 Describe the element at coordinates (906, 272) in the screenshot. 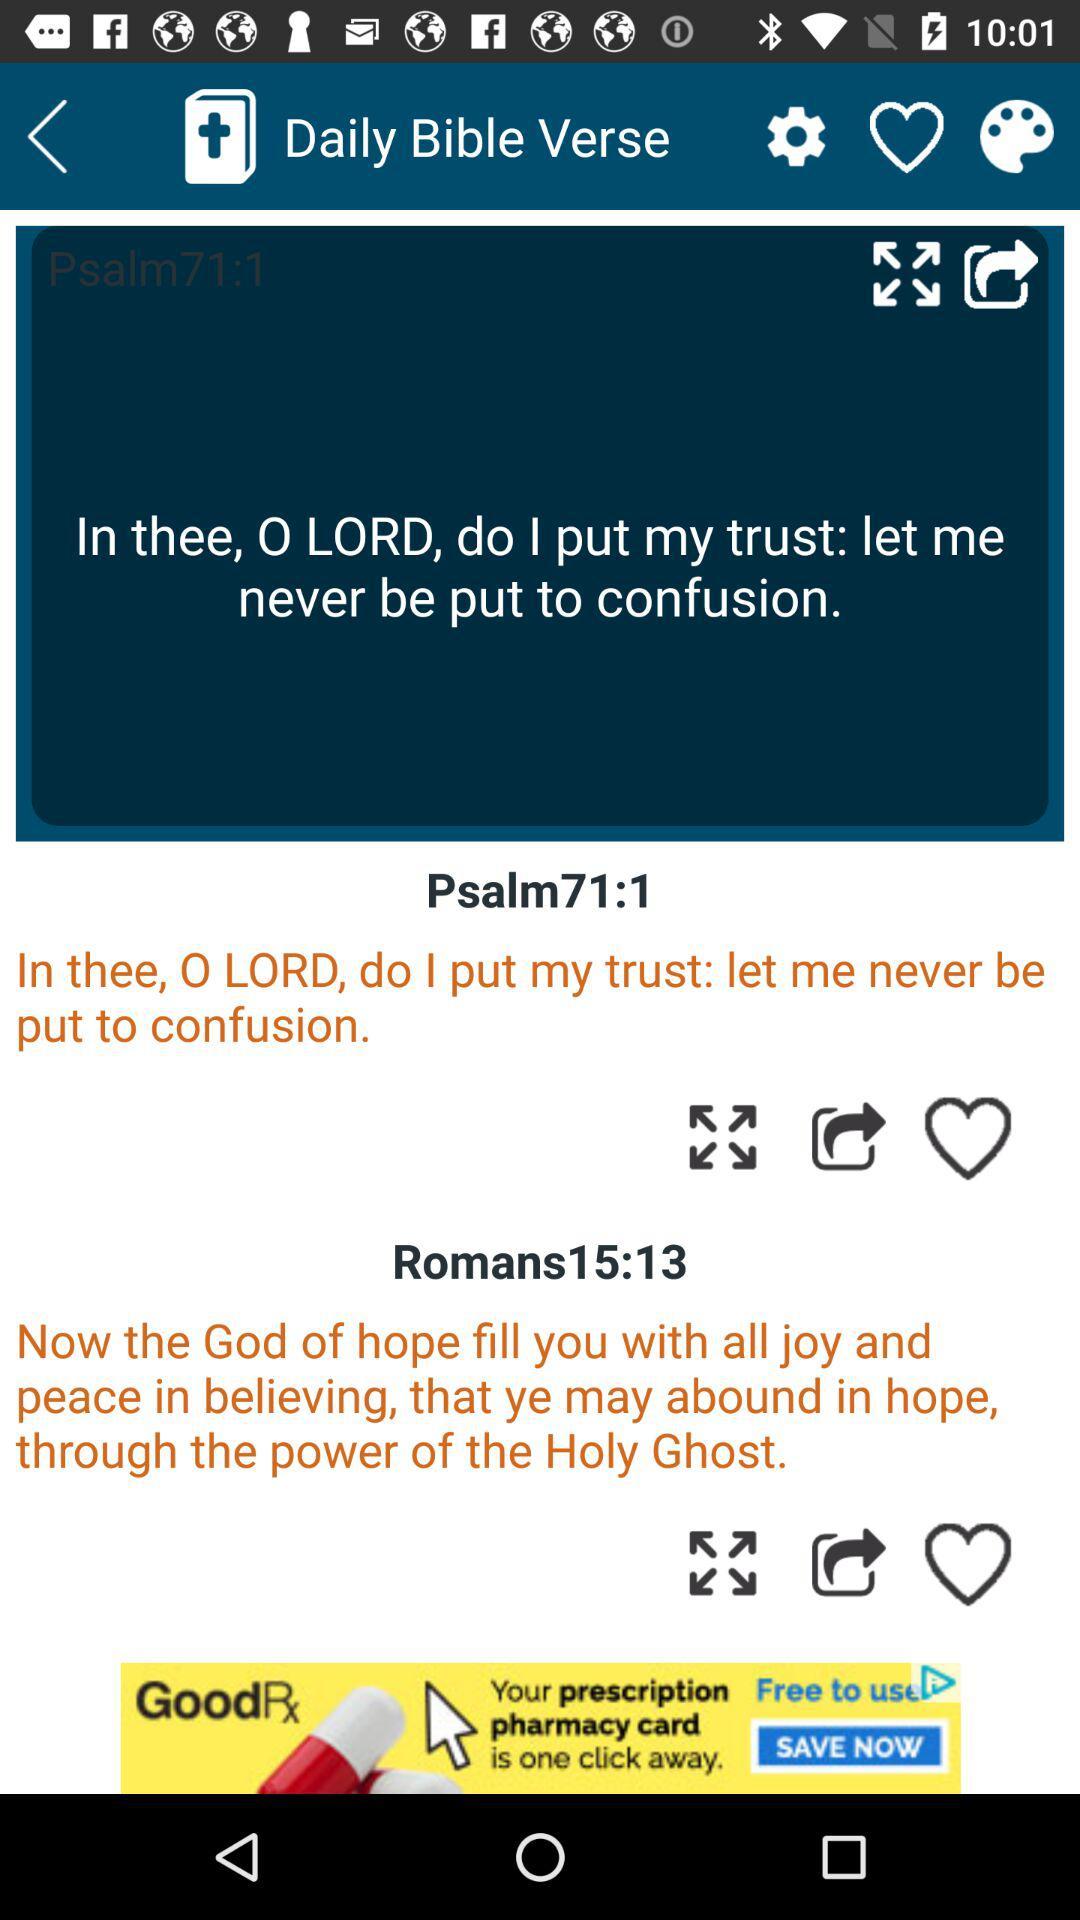

I see `the fullscreen icon` at that location.